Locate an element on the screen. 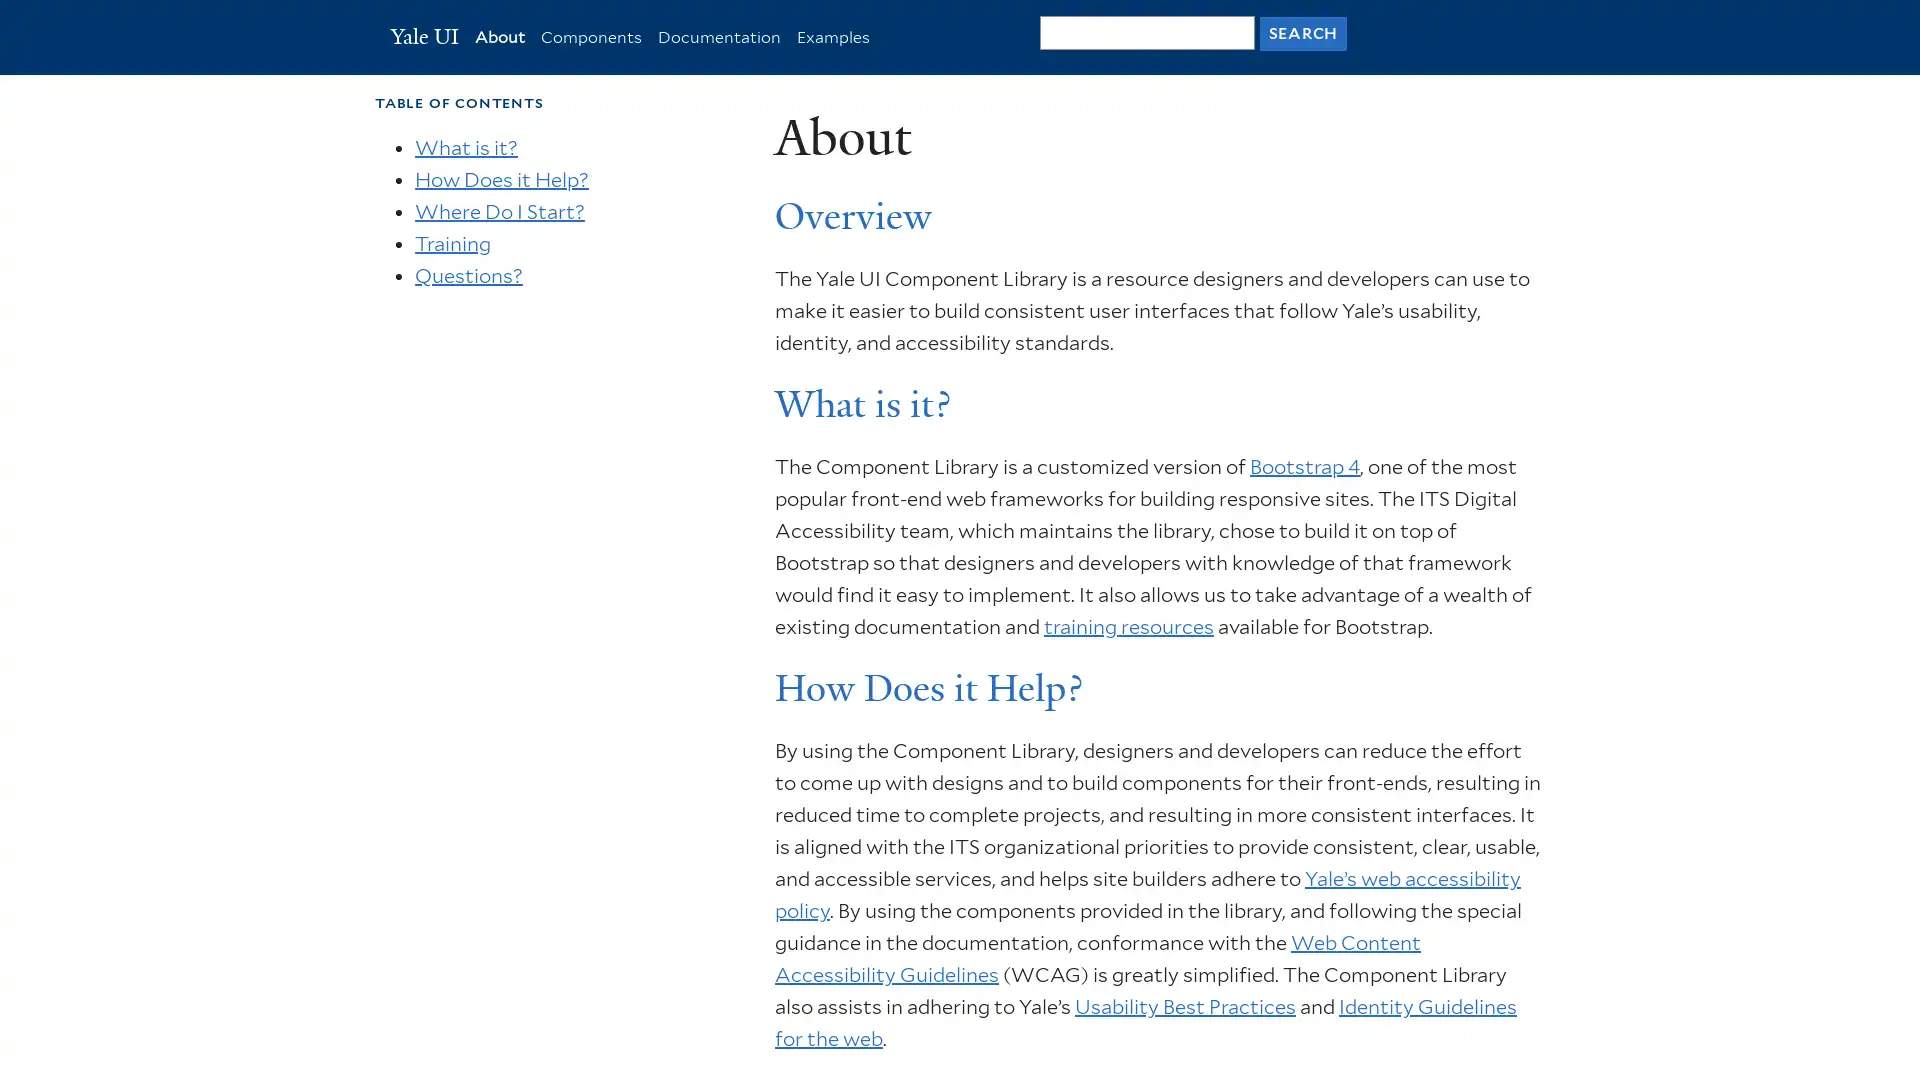 The width and height of the screenshot is (1920, 1080). SEARCH is located at coordinates (1302, 33).